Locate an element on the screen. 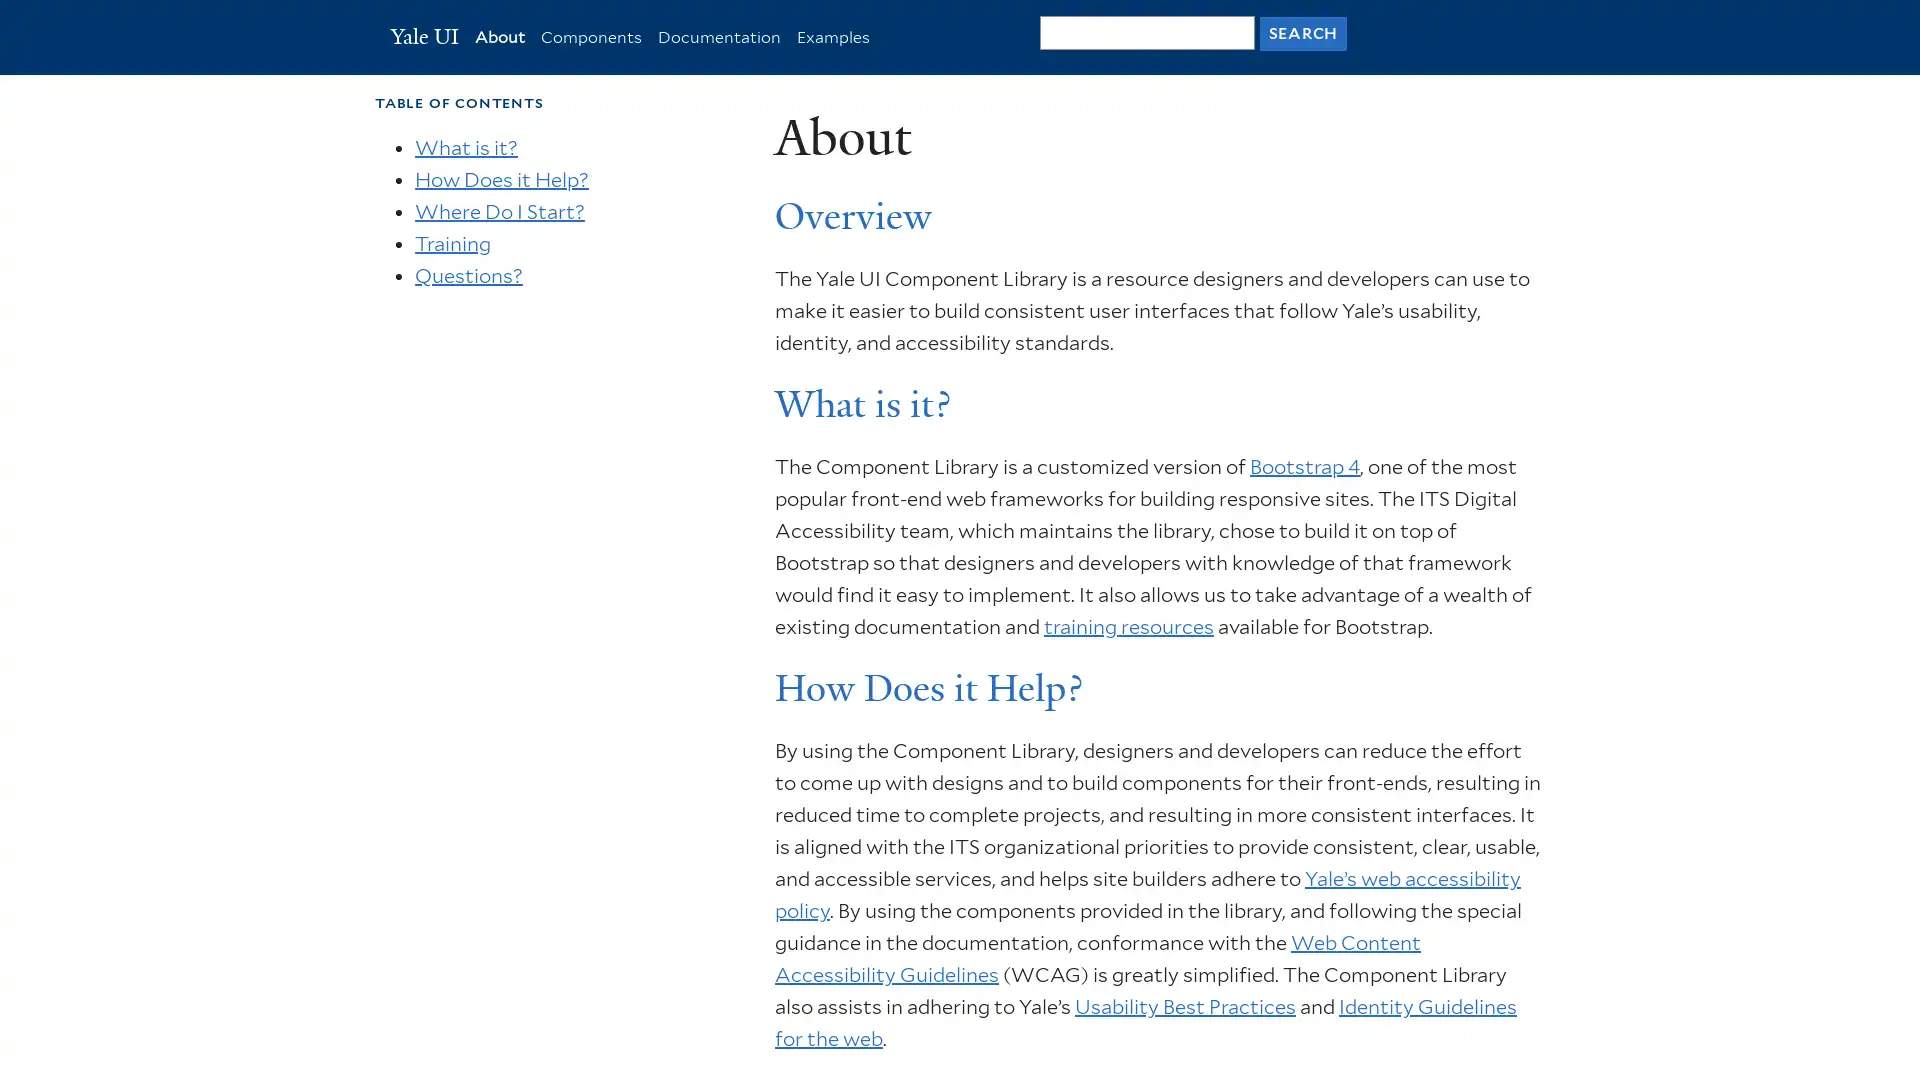 The width and height of the screenshot is (1920, 1080). SEARCH is located at coordinates (1302, 33).